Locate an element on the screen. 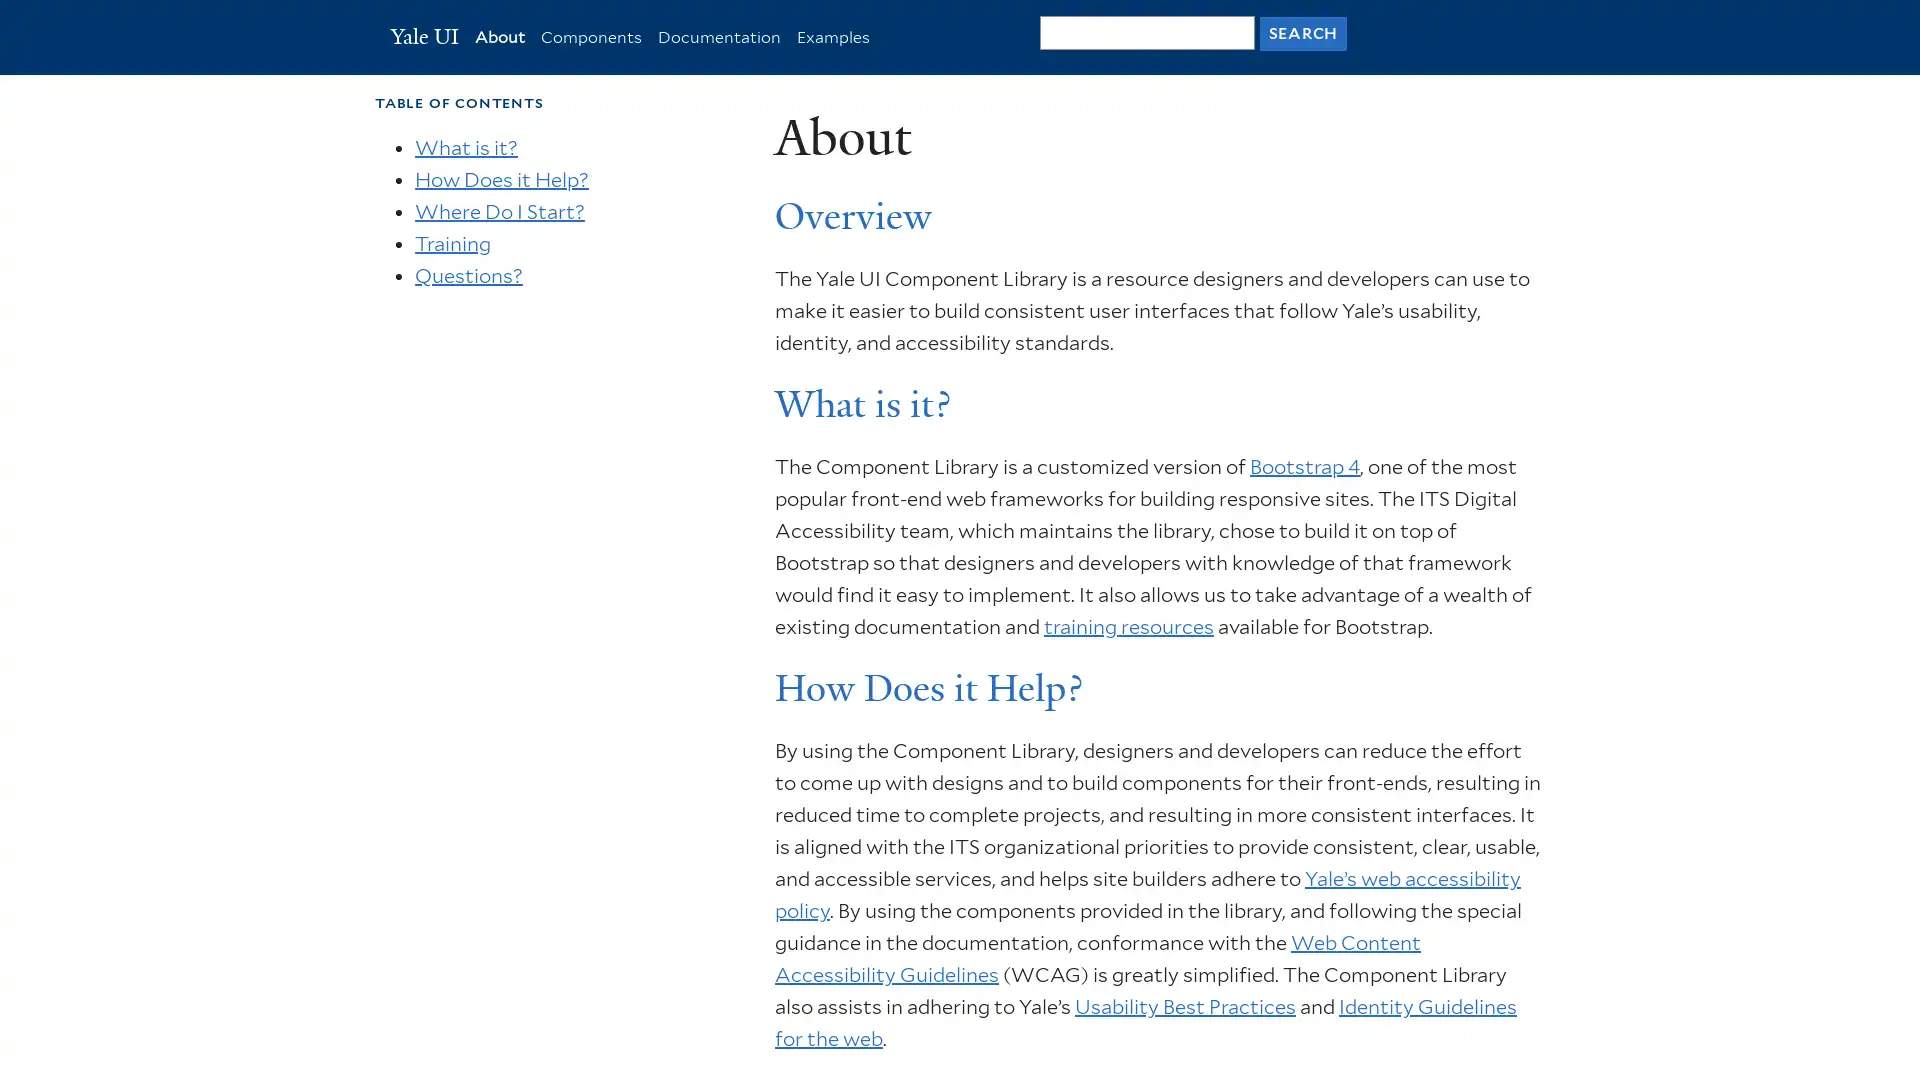 The width and height of the screenshot is (1920, 1080). SEARCH is located at coordinates (1302, 33).